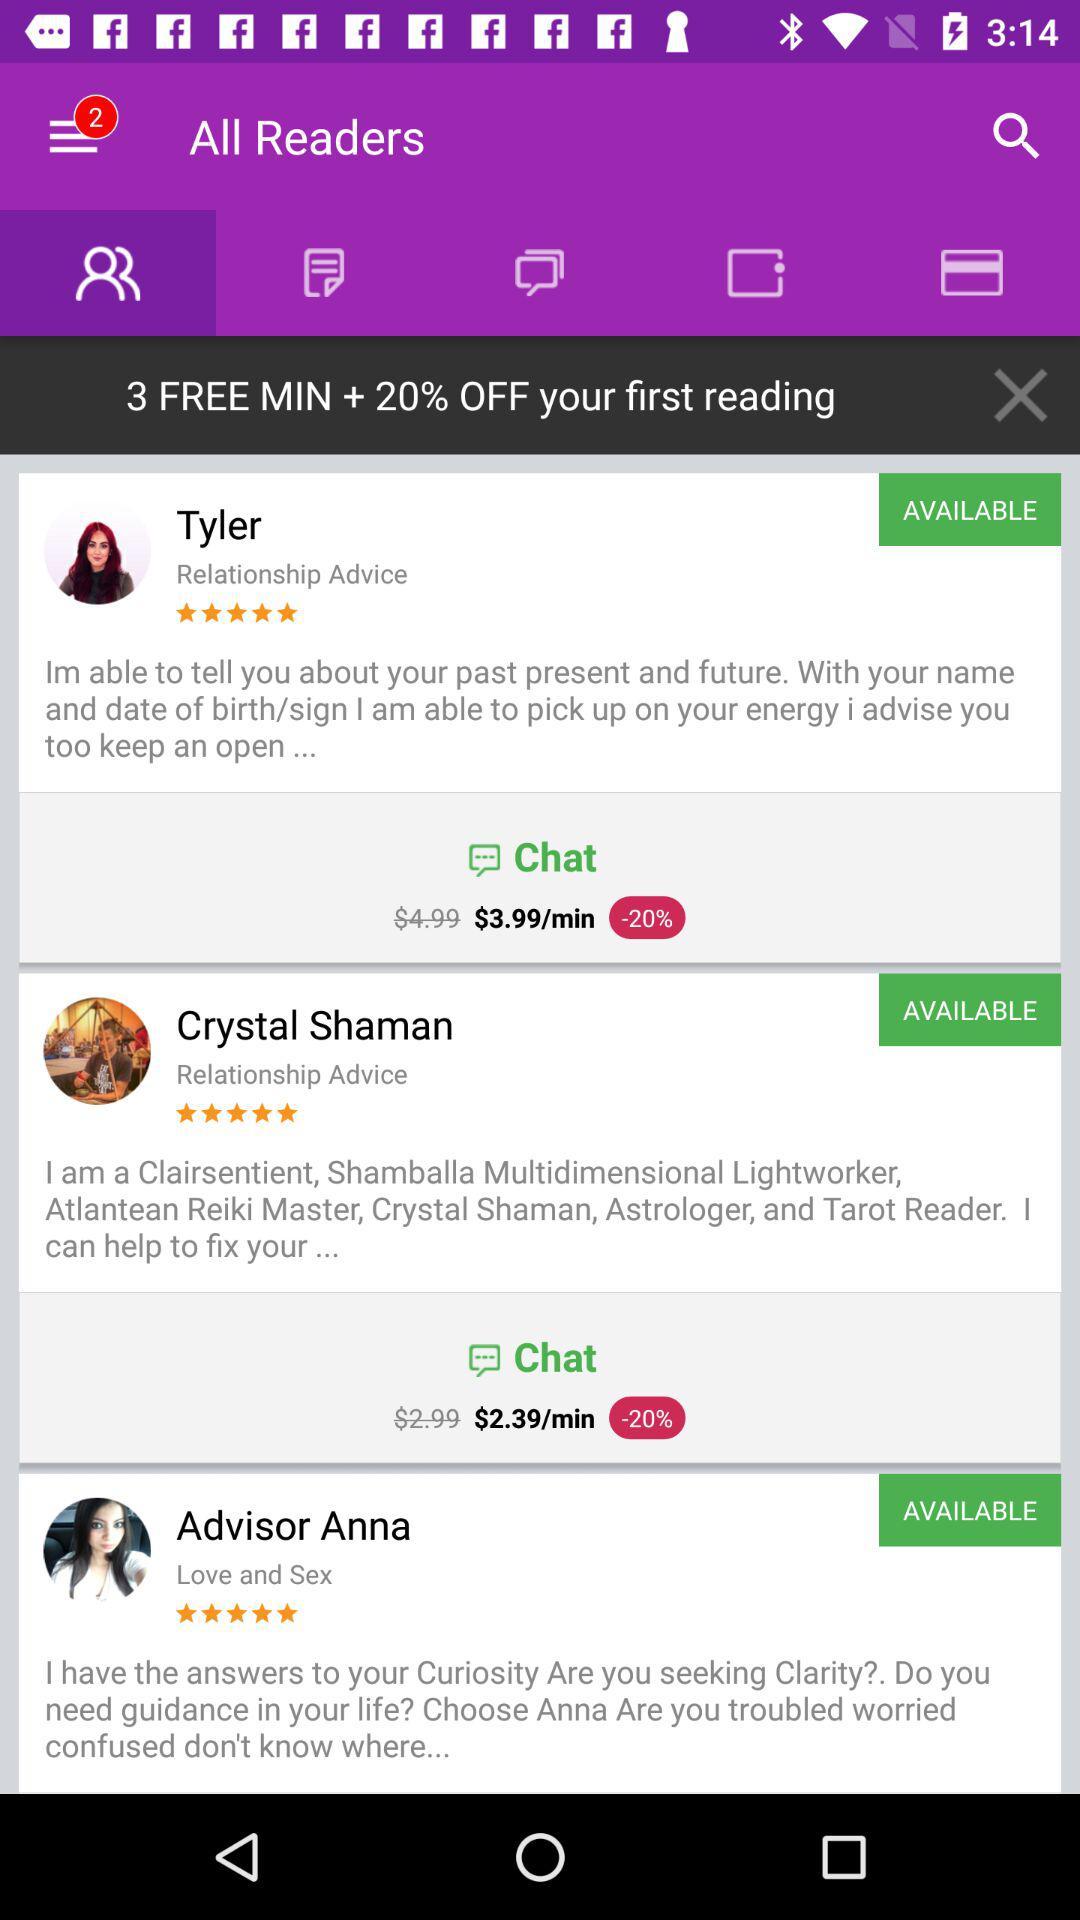 Image resolution: width=1080 pixels, height=1920 pixels. Describe the element at coordinates (1020, 395) in the screenshot. I see `the close icon` at that location.